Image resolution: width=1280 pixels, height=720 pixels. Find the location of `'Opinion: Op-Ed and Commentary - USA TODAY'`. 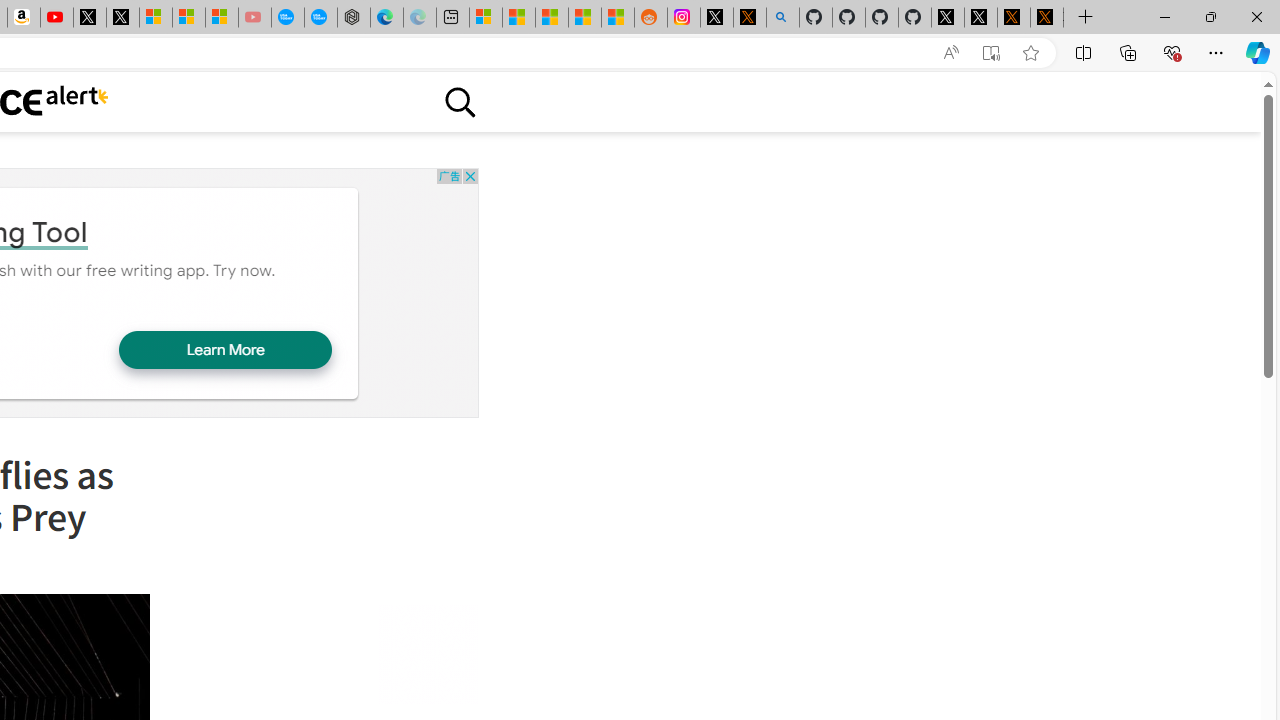

'Opinion: Op-Ed and Commentary - USA TODAY' is located at coordinates (287, 17).